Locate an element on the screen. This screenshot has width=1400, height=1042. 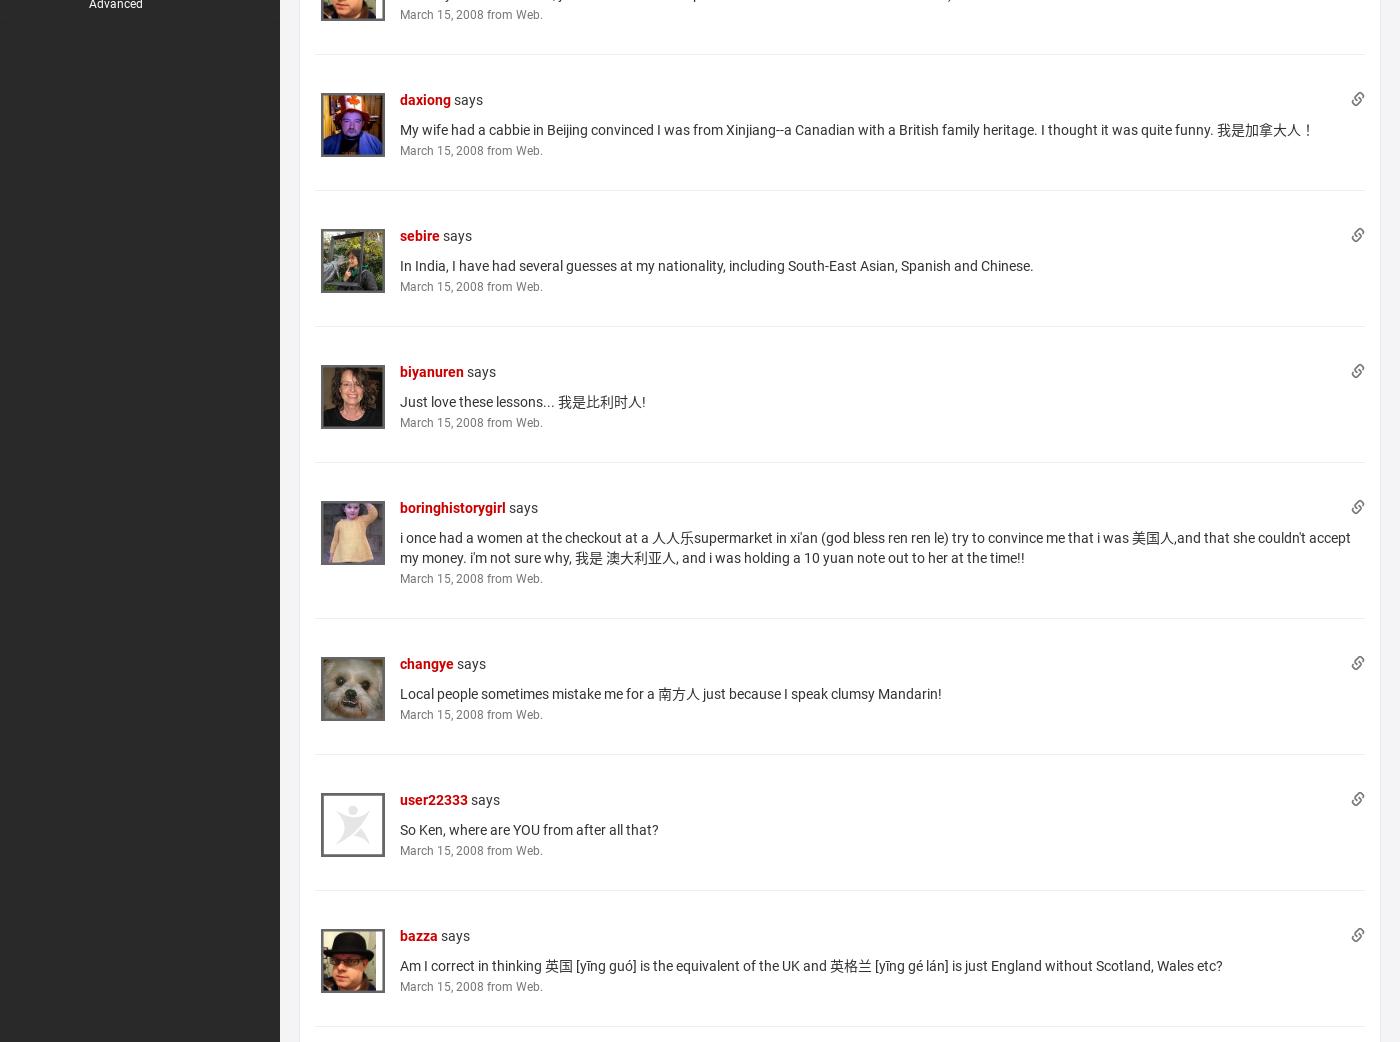
'biyanuren' is located at coordinates (432, 369).